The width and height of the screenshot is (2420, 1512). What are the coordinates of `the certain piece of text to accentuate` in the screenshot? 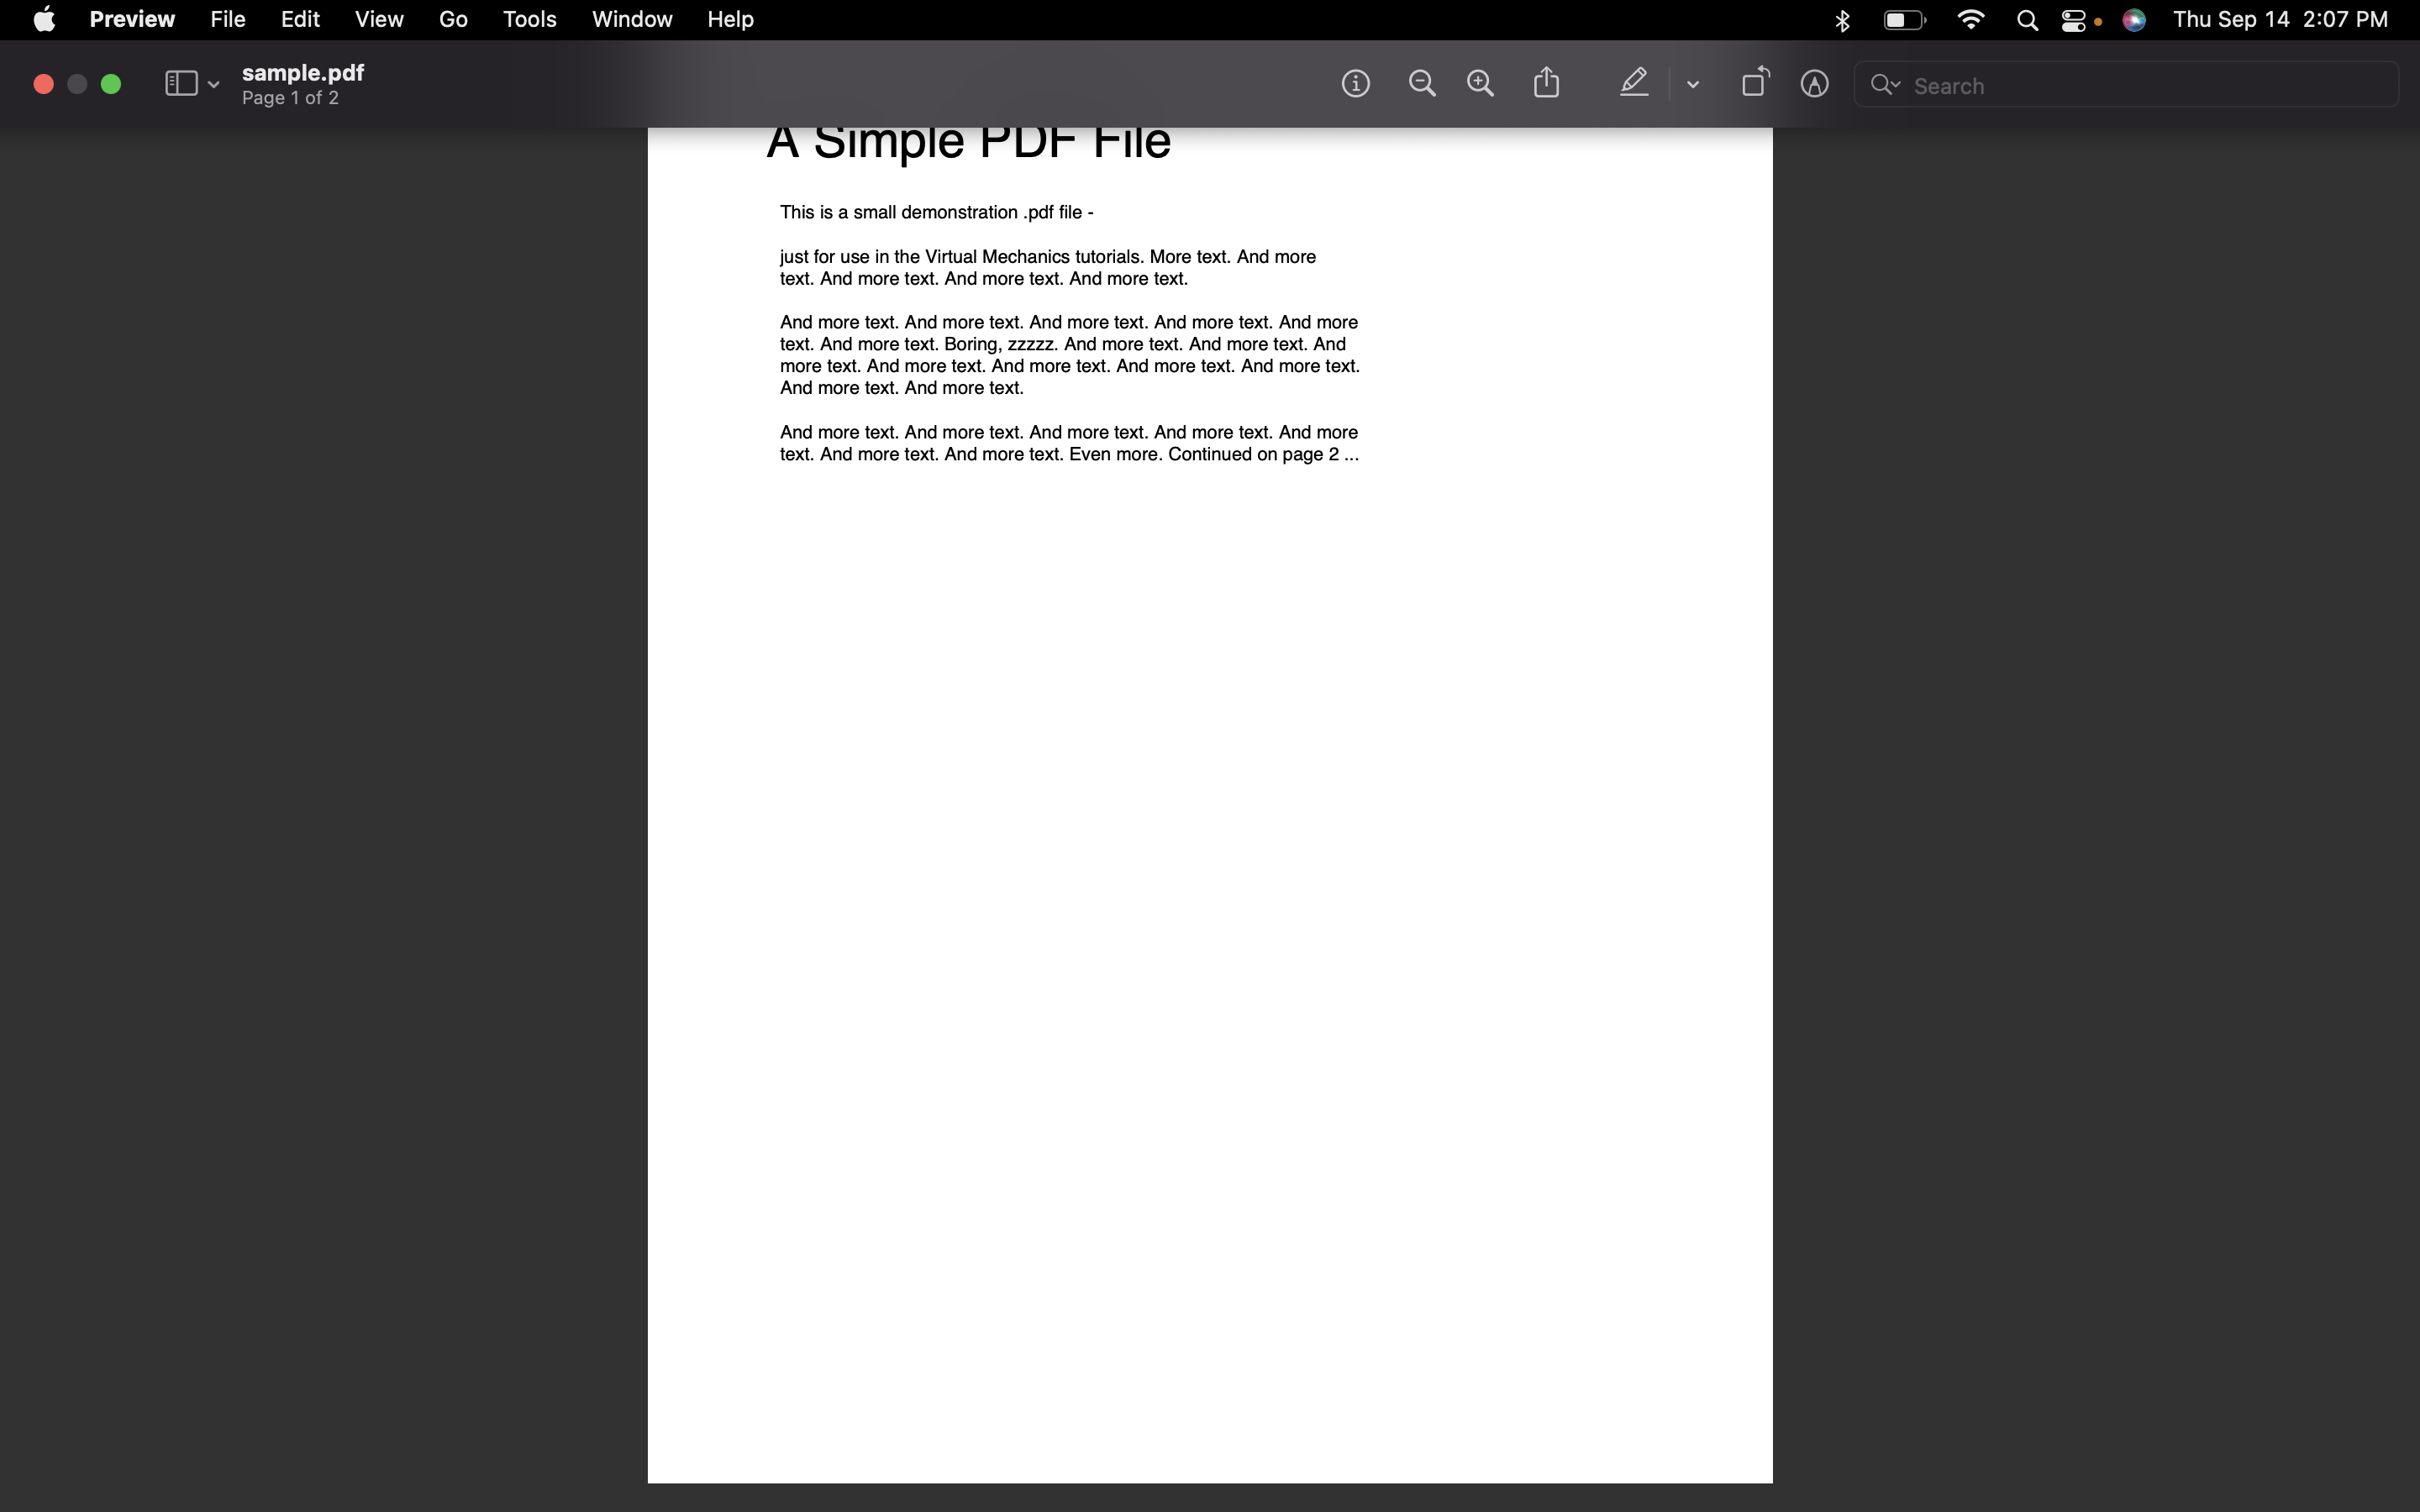 It's located at (1637, 83).